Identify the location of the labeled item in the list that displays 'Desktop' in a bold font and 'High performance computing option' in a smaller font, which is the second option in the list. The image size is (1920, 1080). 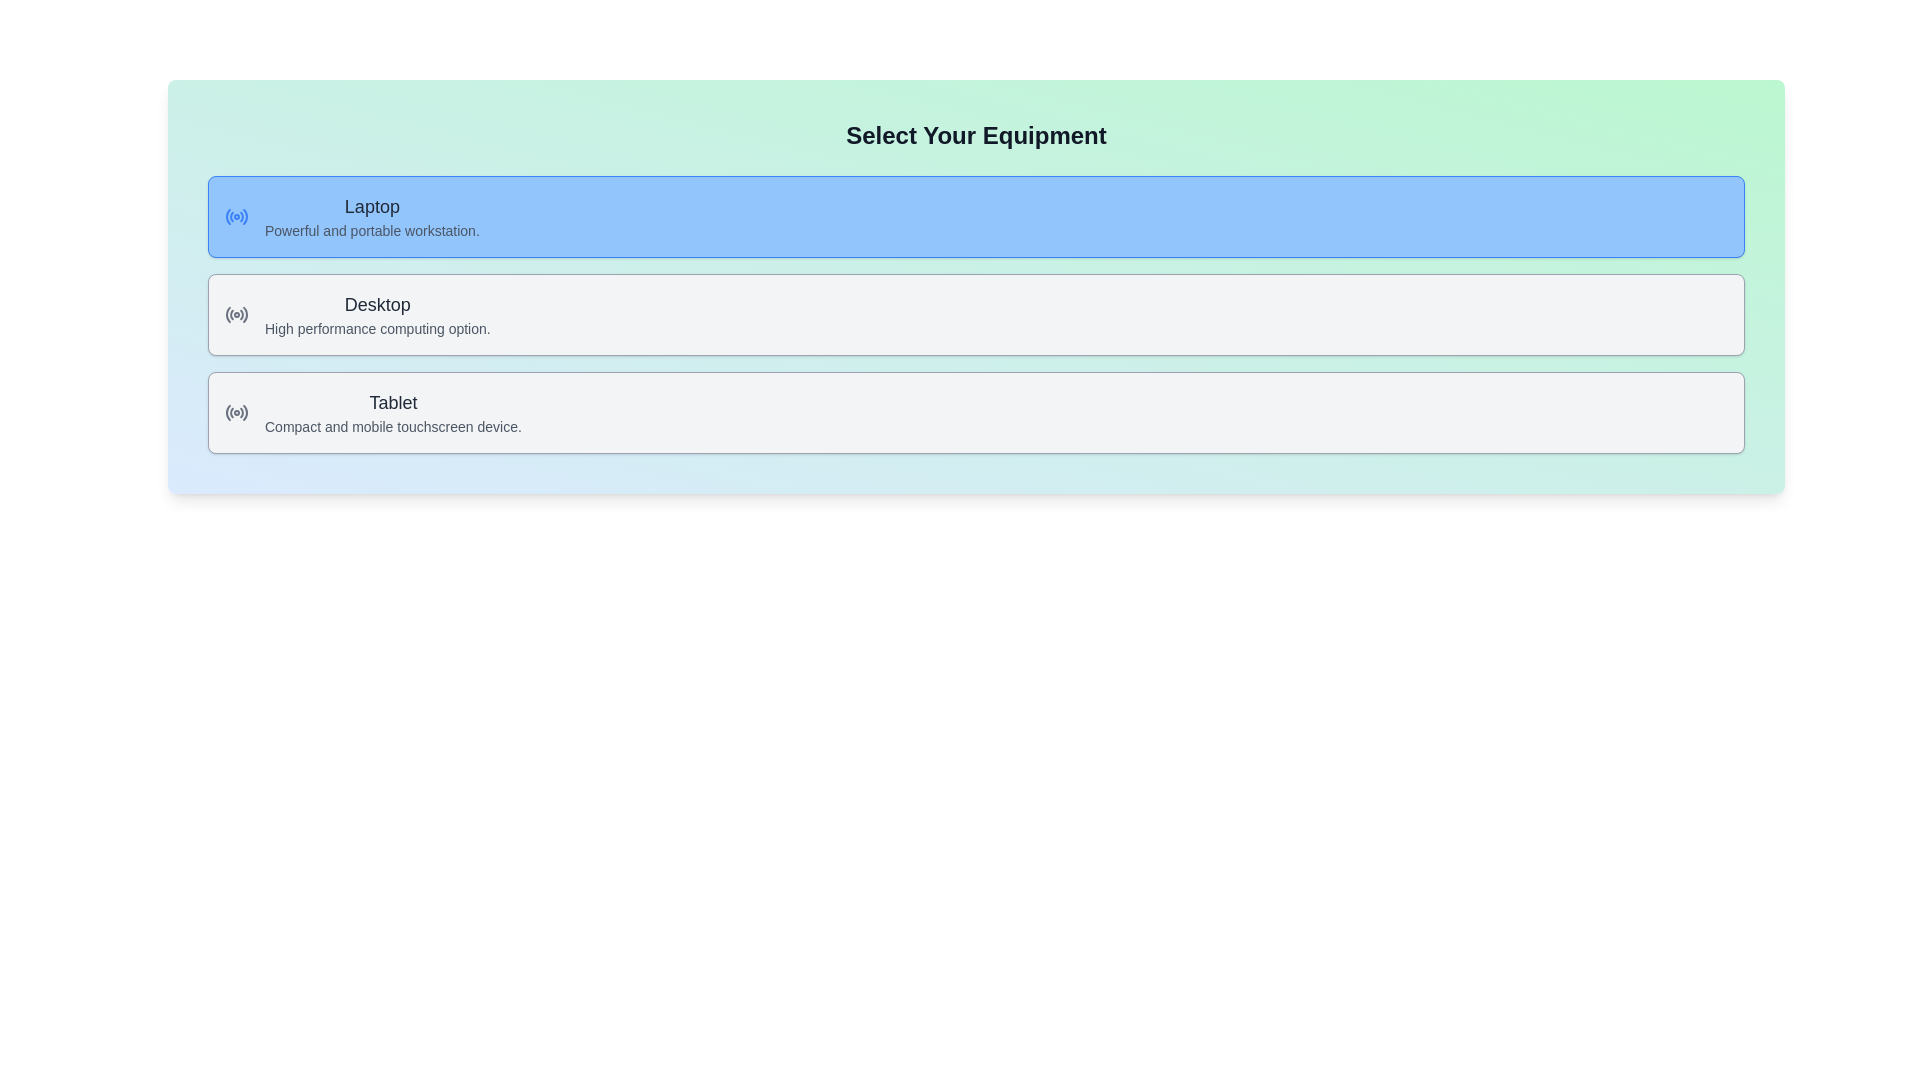
(377, 315).